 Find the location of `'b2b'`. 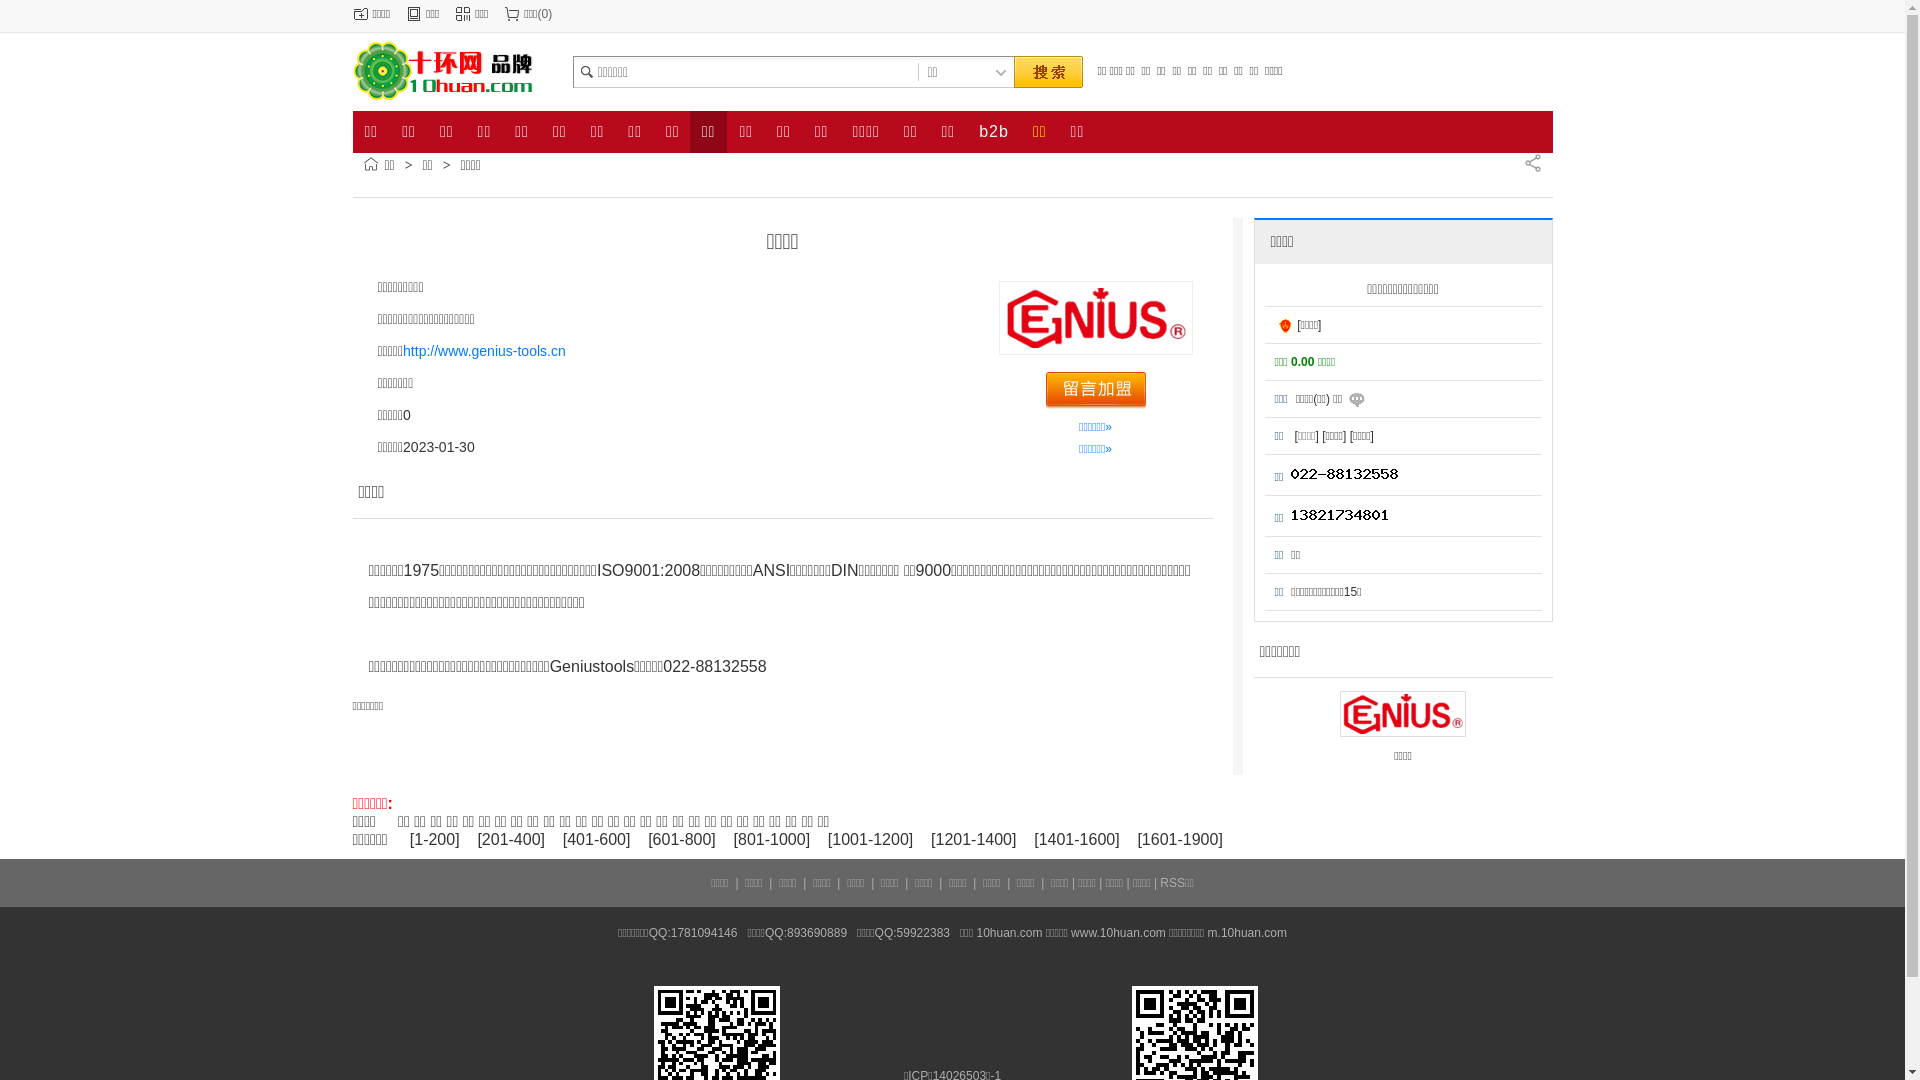

'b2b' is located at coordinates (966, 131).